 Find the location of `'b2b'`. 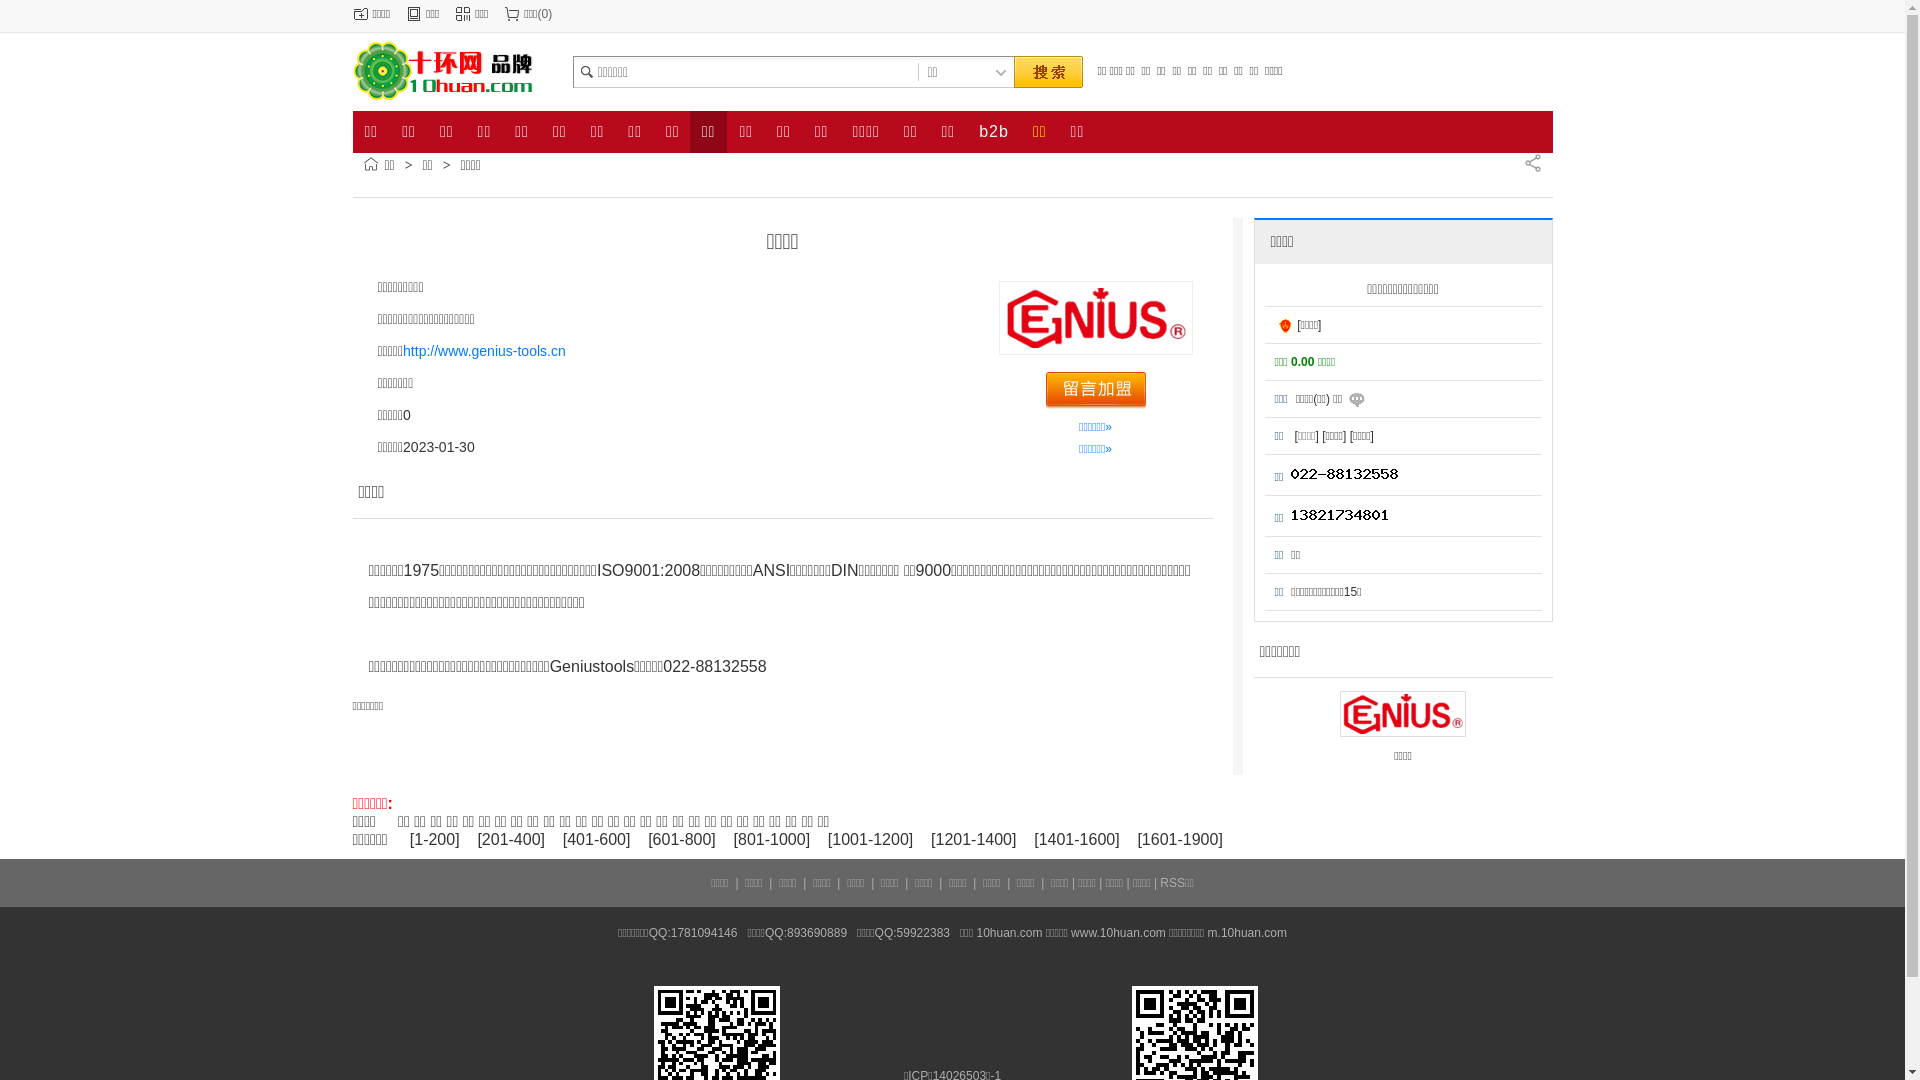

'b2b' is located at coordinates (966, 131).